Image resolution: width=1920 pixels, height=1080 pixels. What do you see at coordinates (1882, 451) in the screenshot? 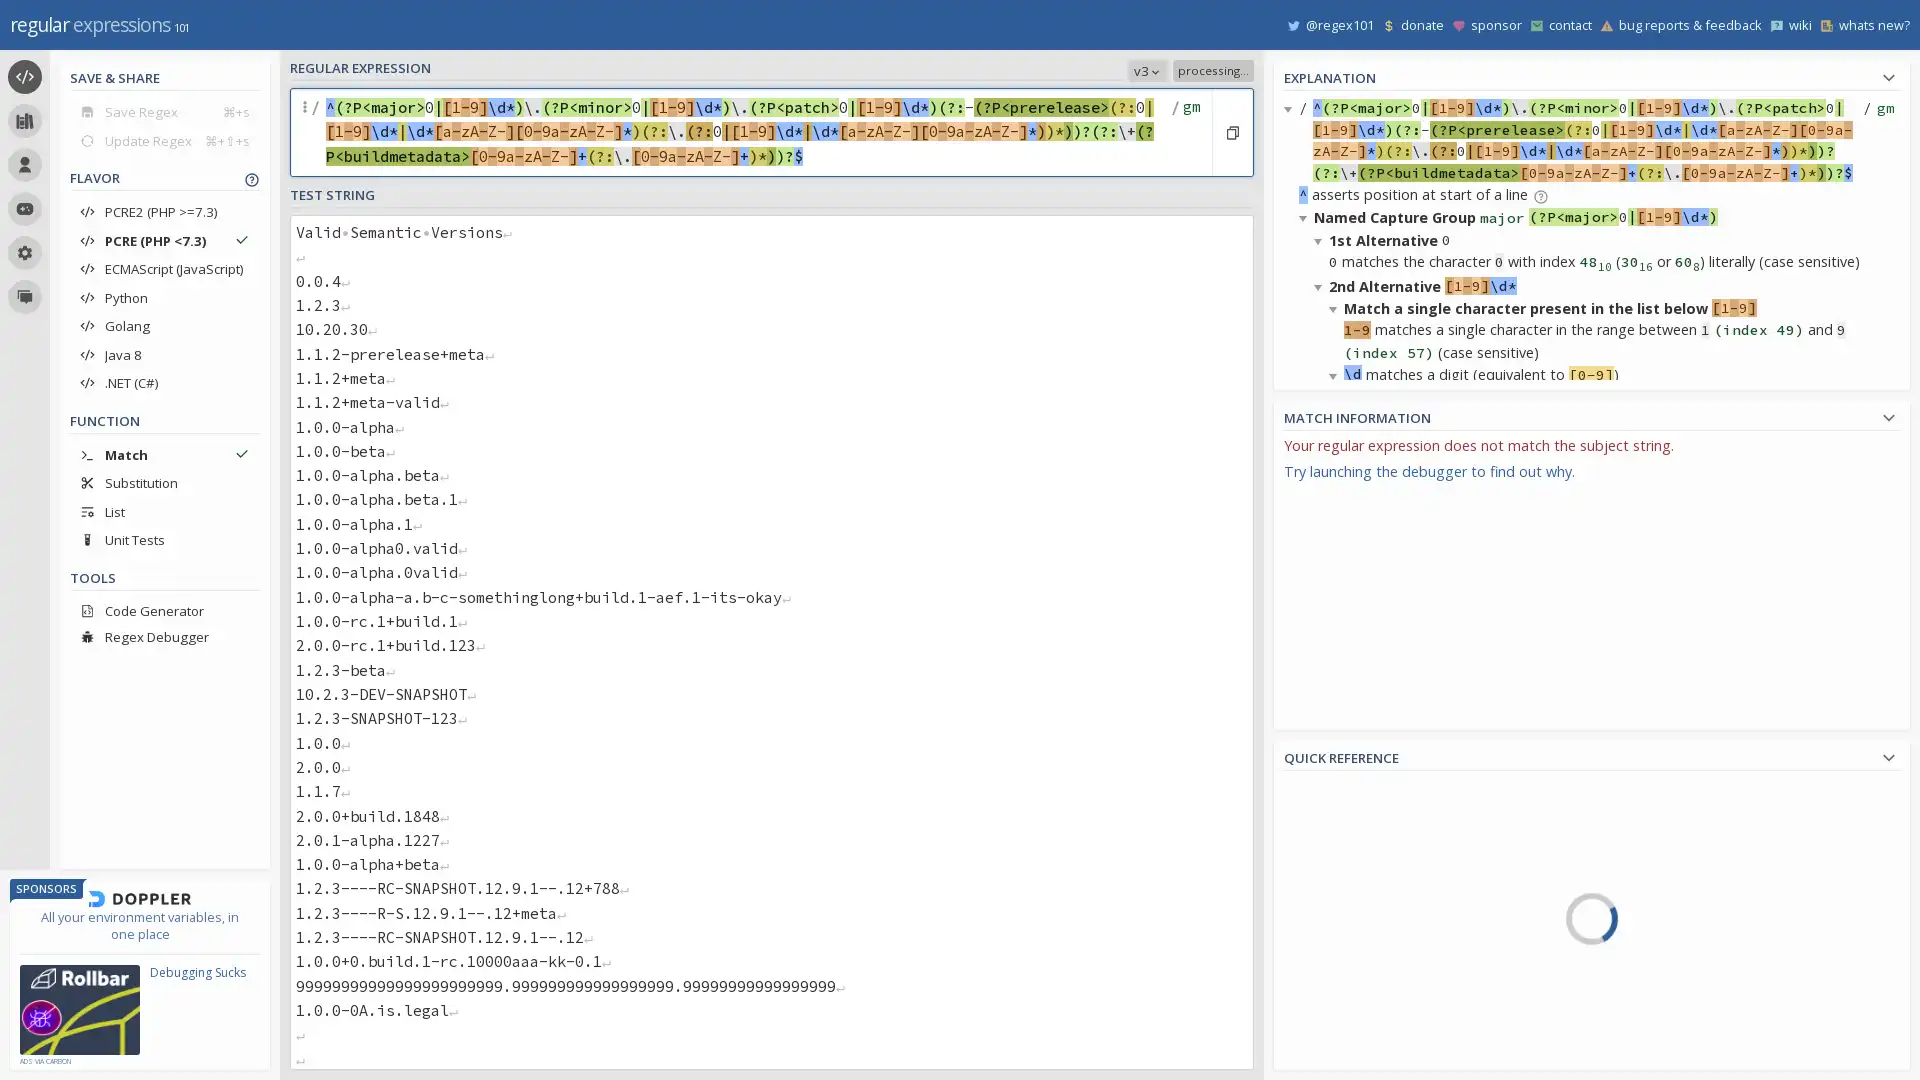
I see `Export Matches` at bounding box center [1882, 451].